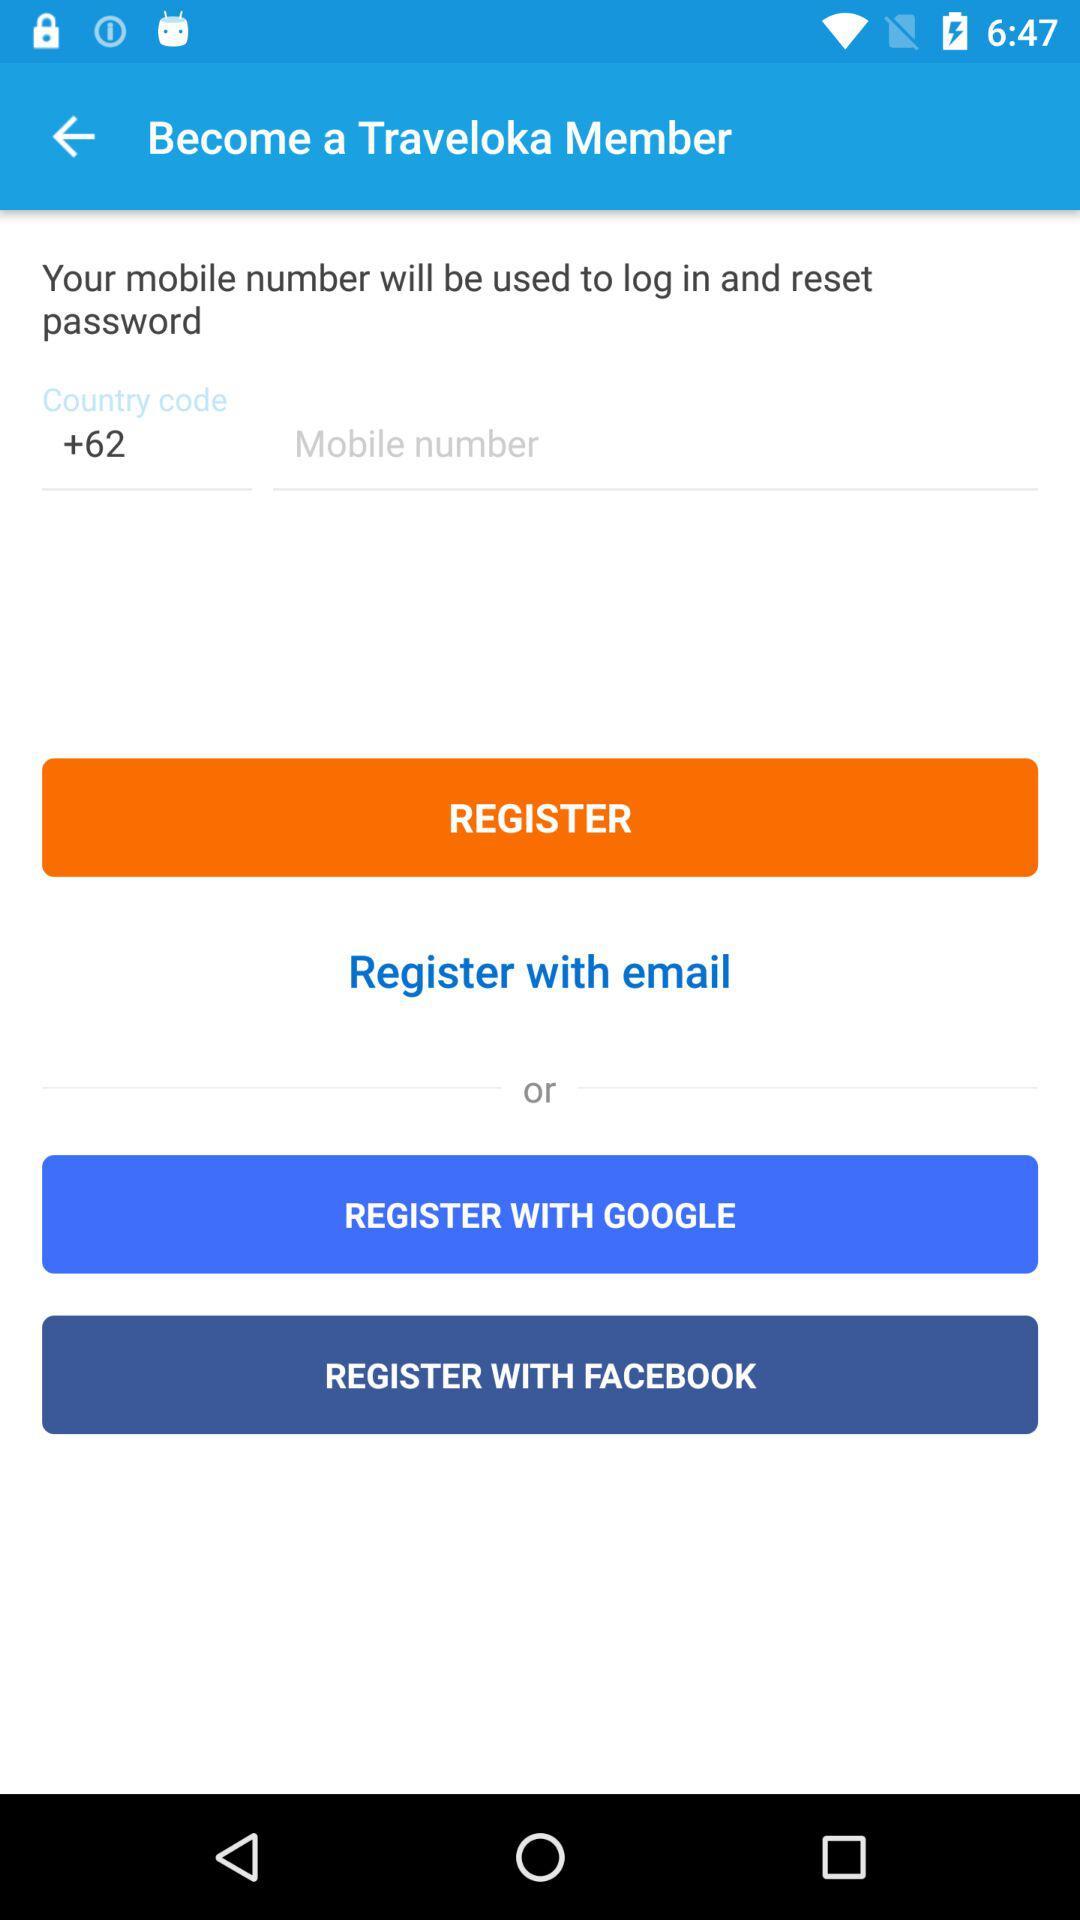  Describe the element at coordinates (72, 135) in the screenshot. I see `the item to the left of become a traveloka icon` at that location.